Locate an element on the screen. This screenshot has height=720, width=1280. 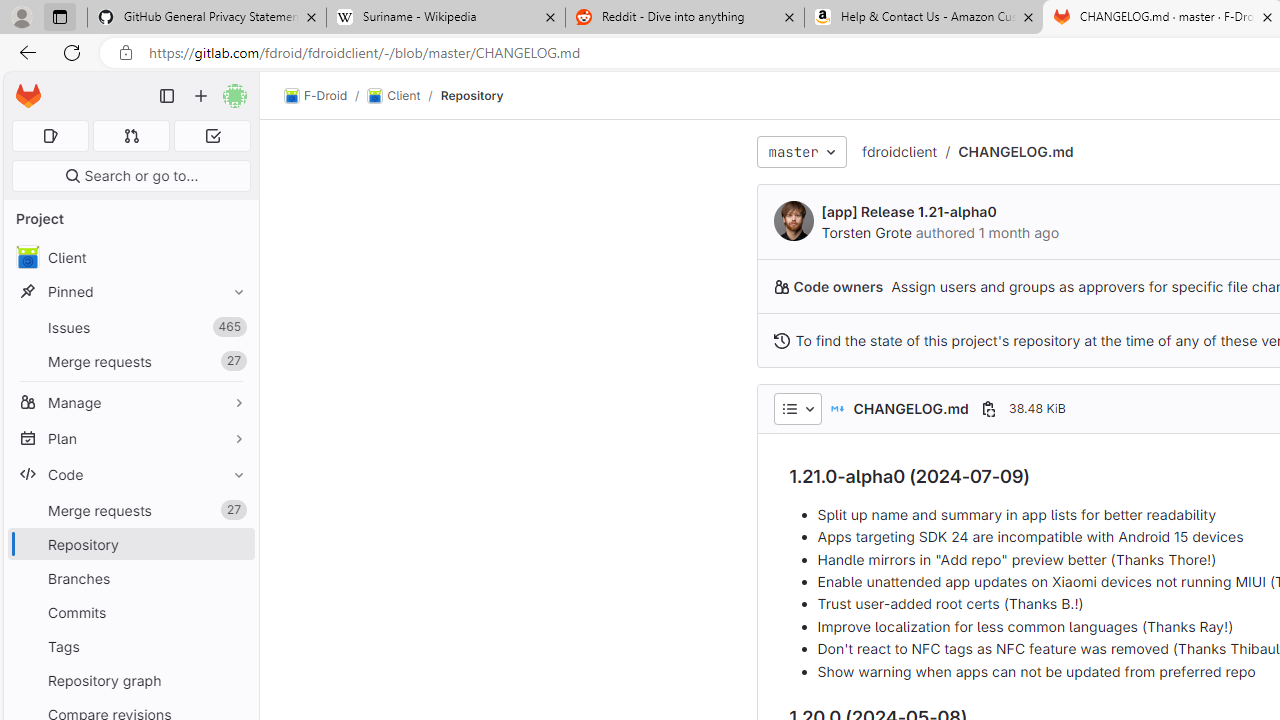
'Pin Repository graph' is located at coordinates (234, 679).